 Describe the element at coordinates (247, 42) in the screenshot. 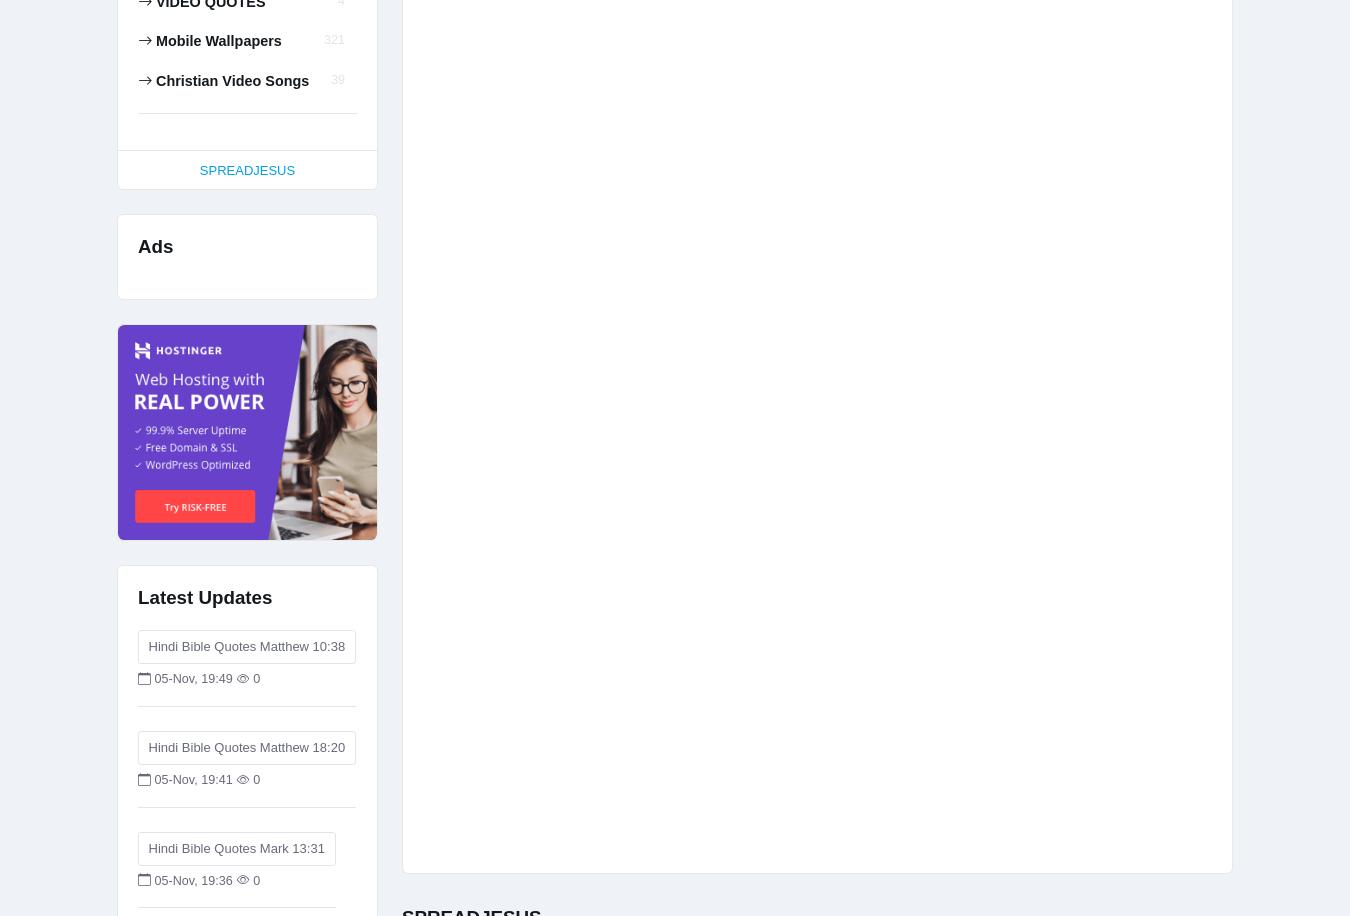

I see `'1 432'` at that location.